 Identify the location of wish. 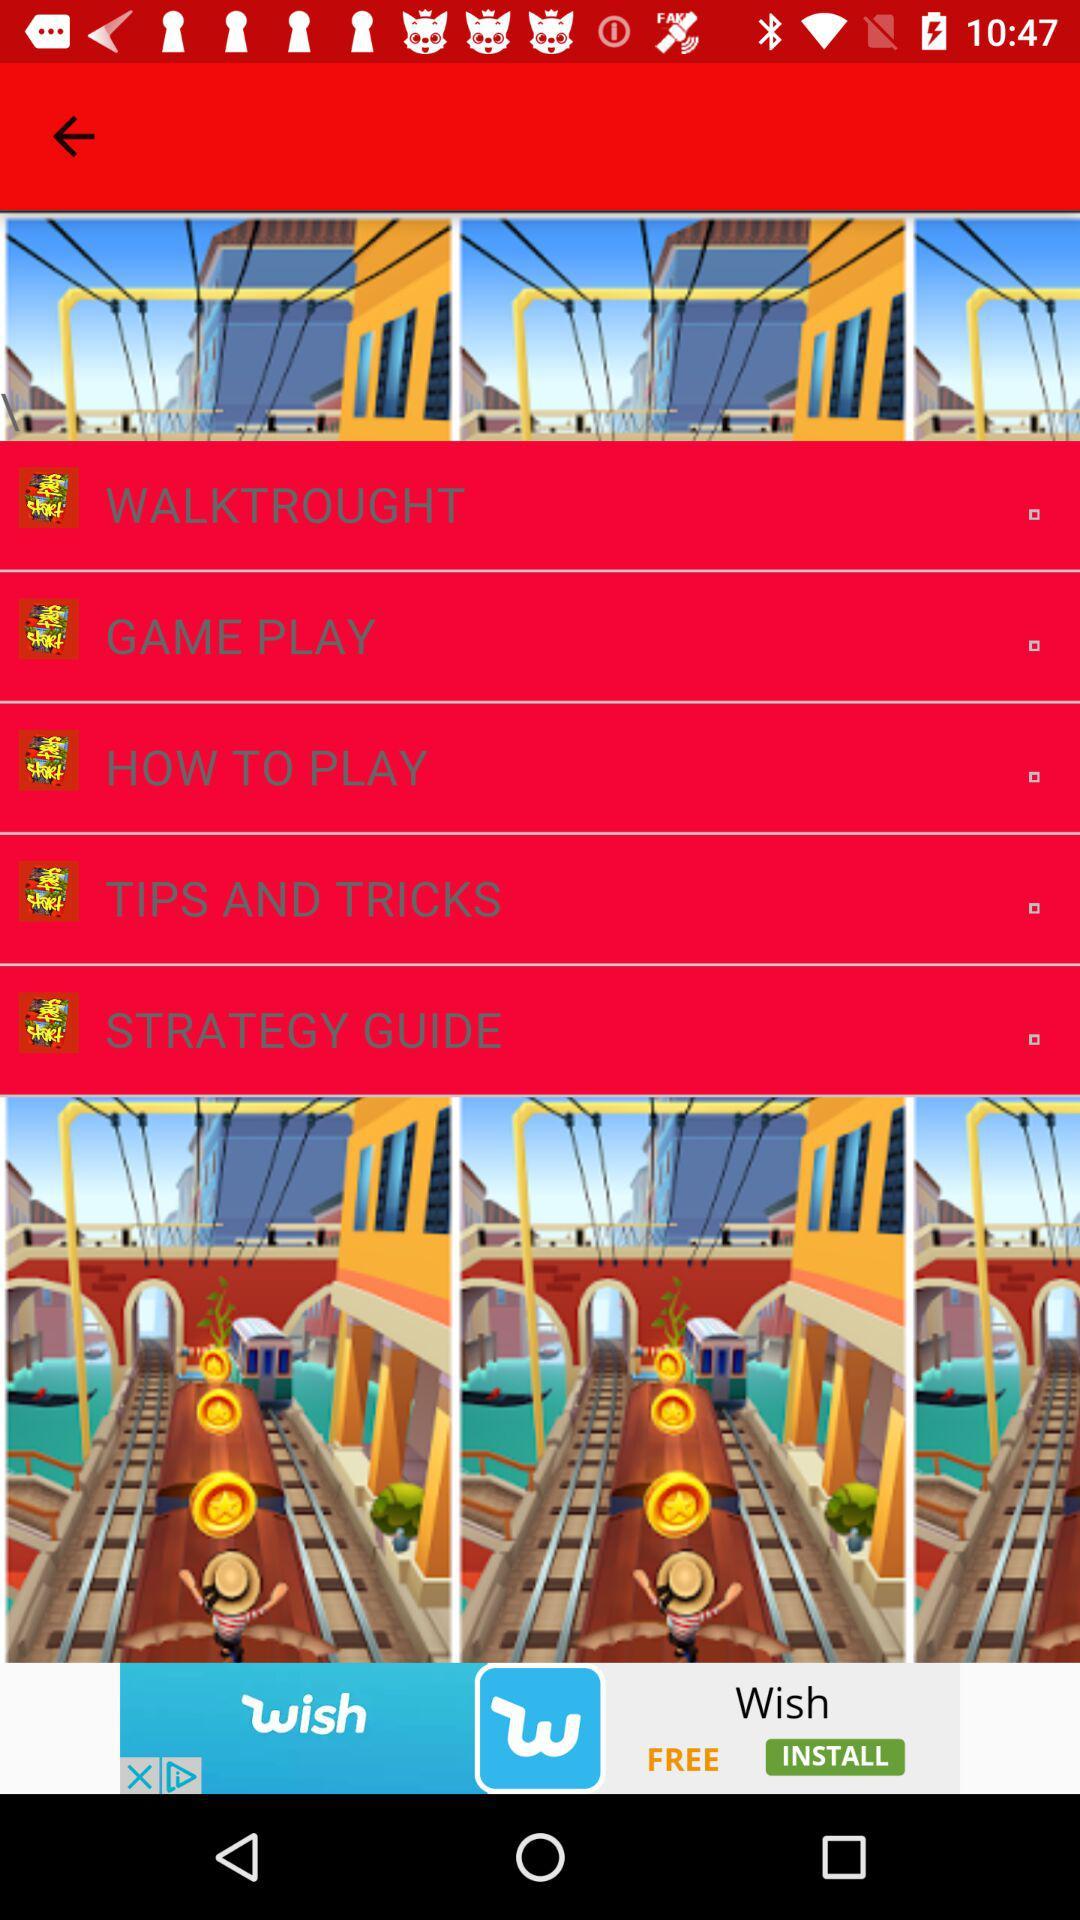
(540, 1727).